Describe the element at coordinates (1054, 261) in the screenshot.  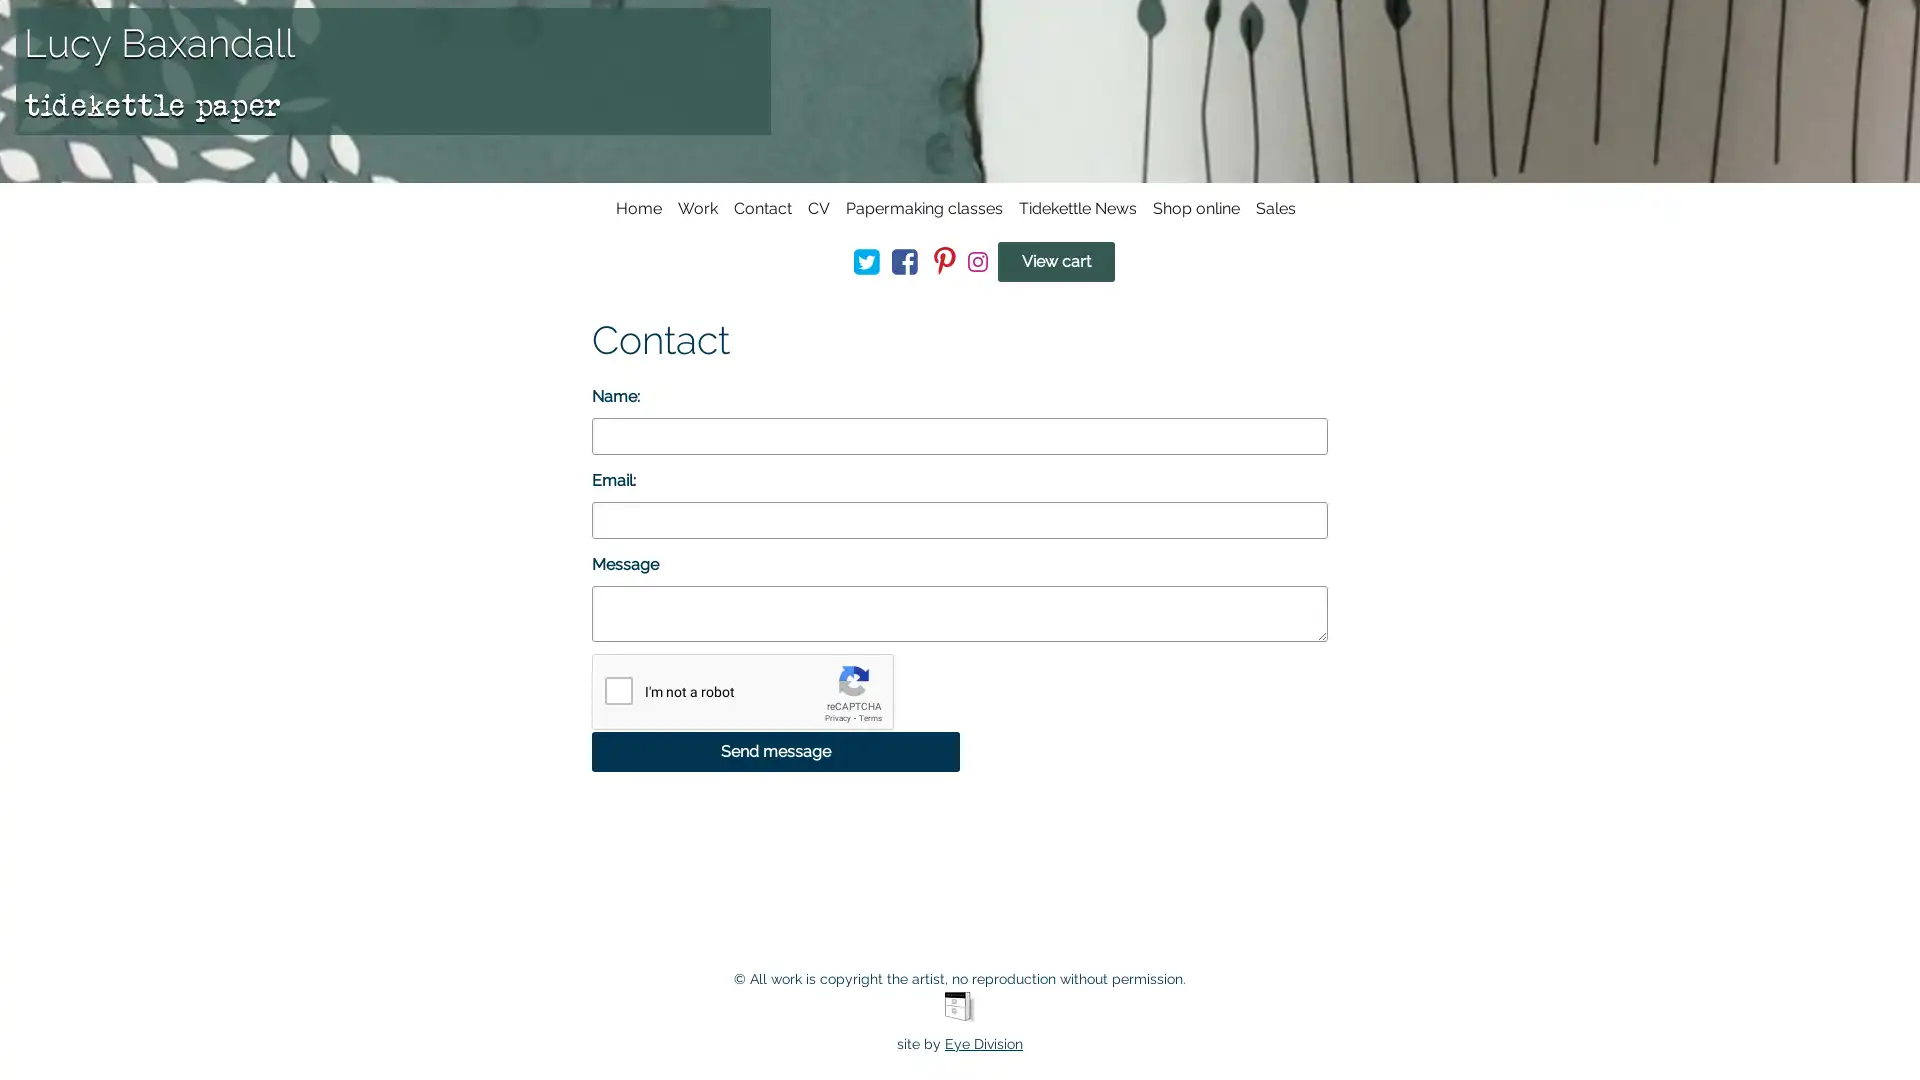
I see `View cart` at that location.